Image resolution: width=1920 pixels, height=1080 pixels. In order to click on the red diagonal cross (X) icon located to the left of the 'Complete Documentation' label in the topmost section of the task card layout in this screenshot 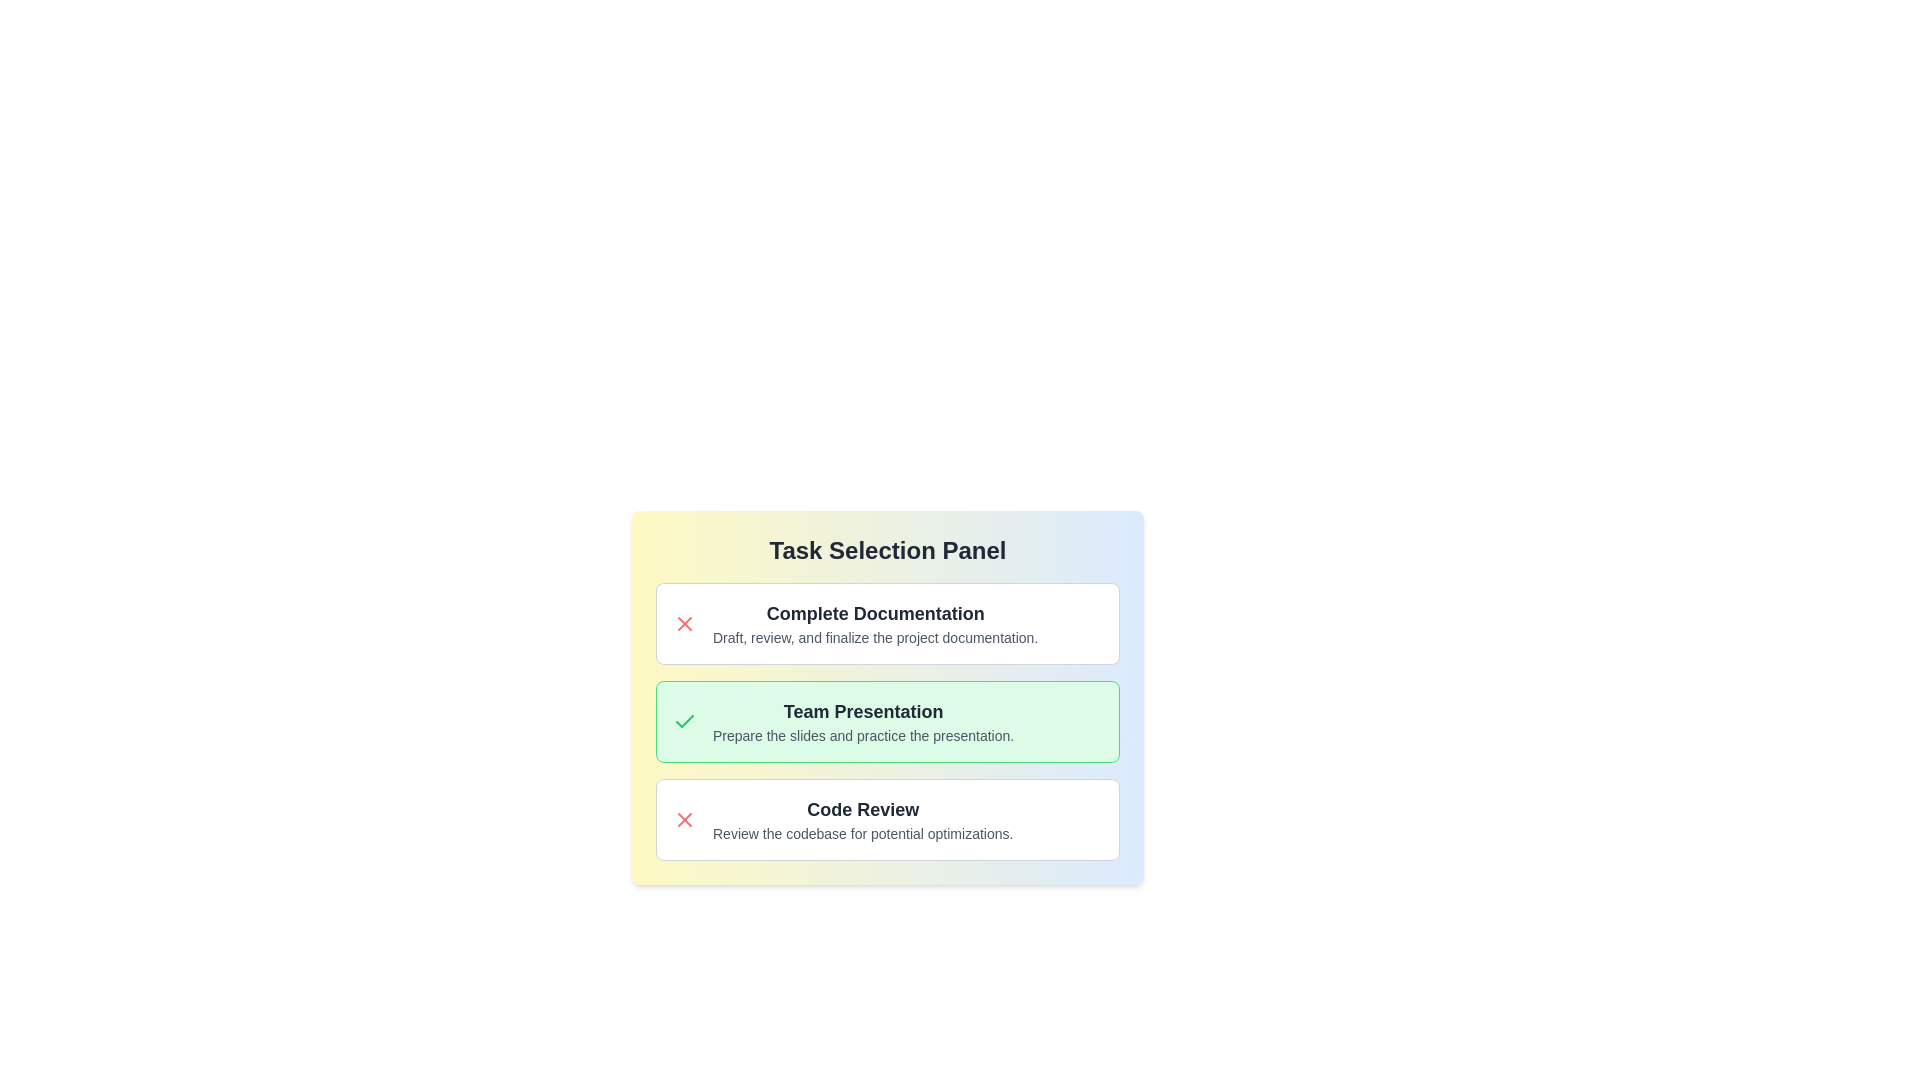, I will do `click(685, 820)`.